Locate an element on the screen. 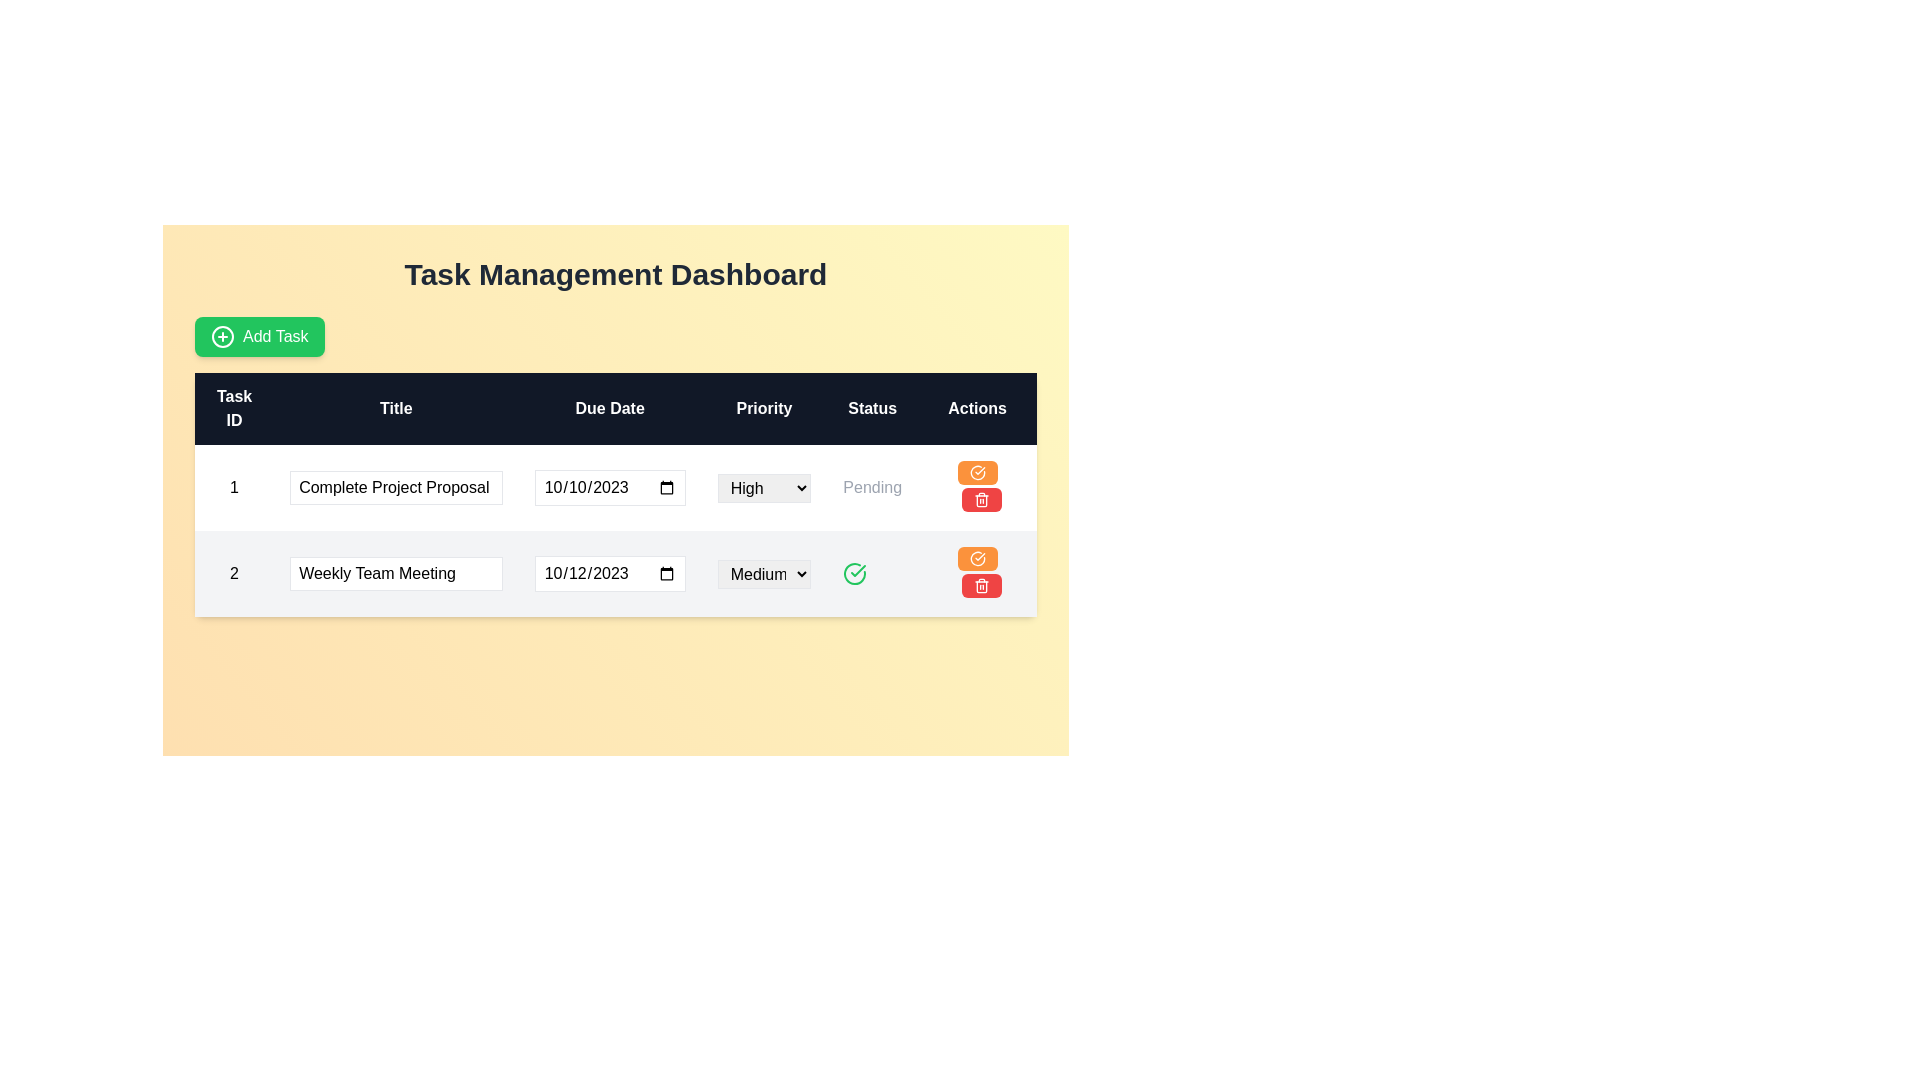 The height and width of the screenshot is (1080, 1920). the delete button located as the second button in the 'Actions' column of the second row in the task list table is located at coordinates (981, 585).